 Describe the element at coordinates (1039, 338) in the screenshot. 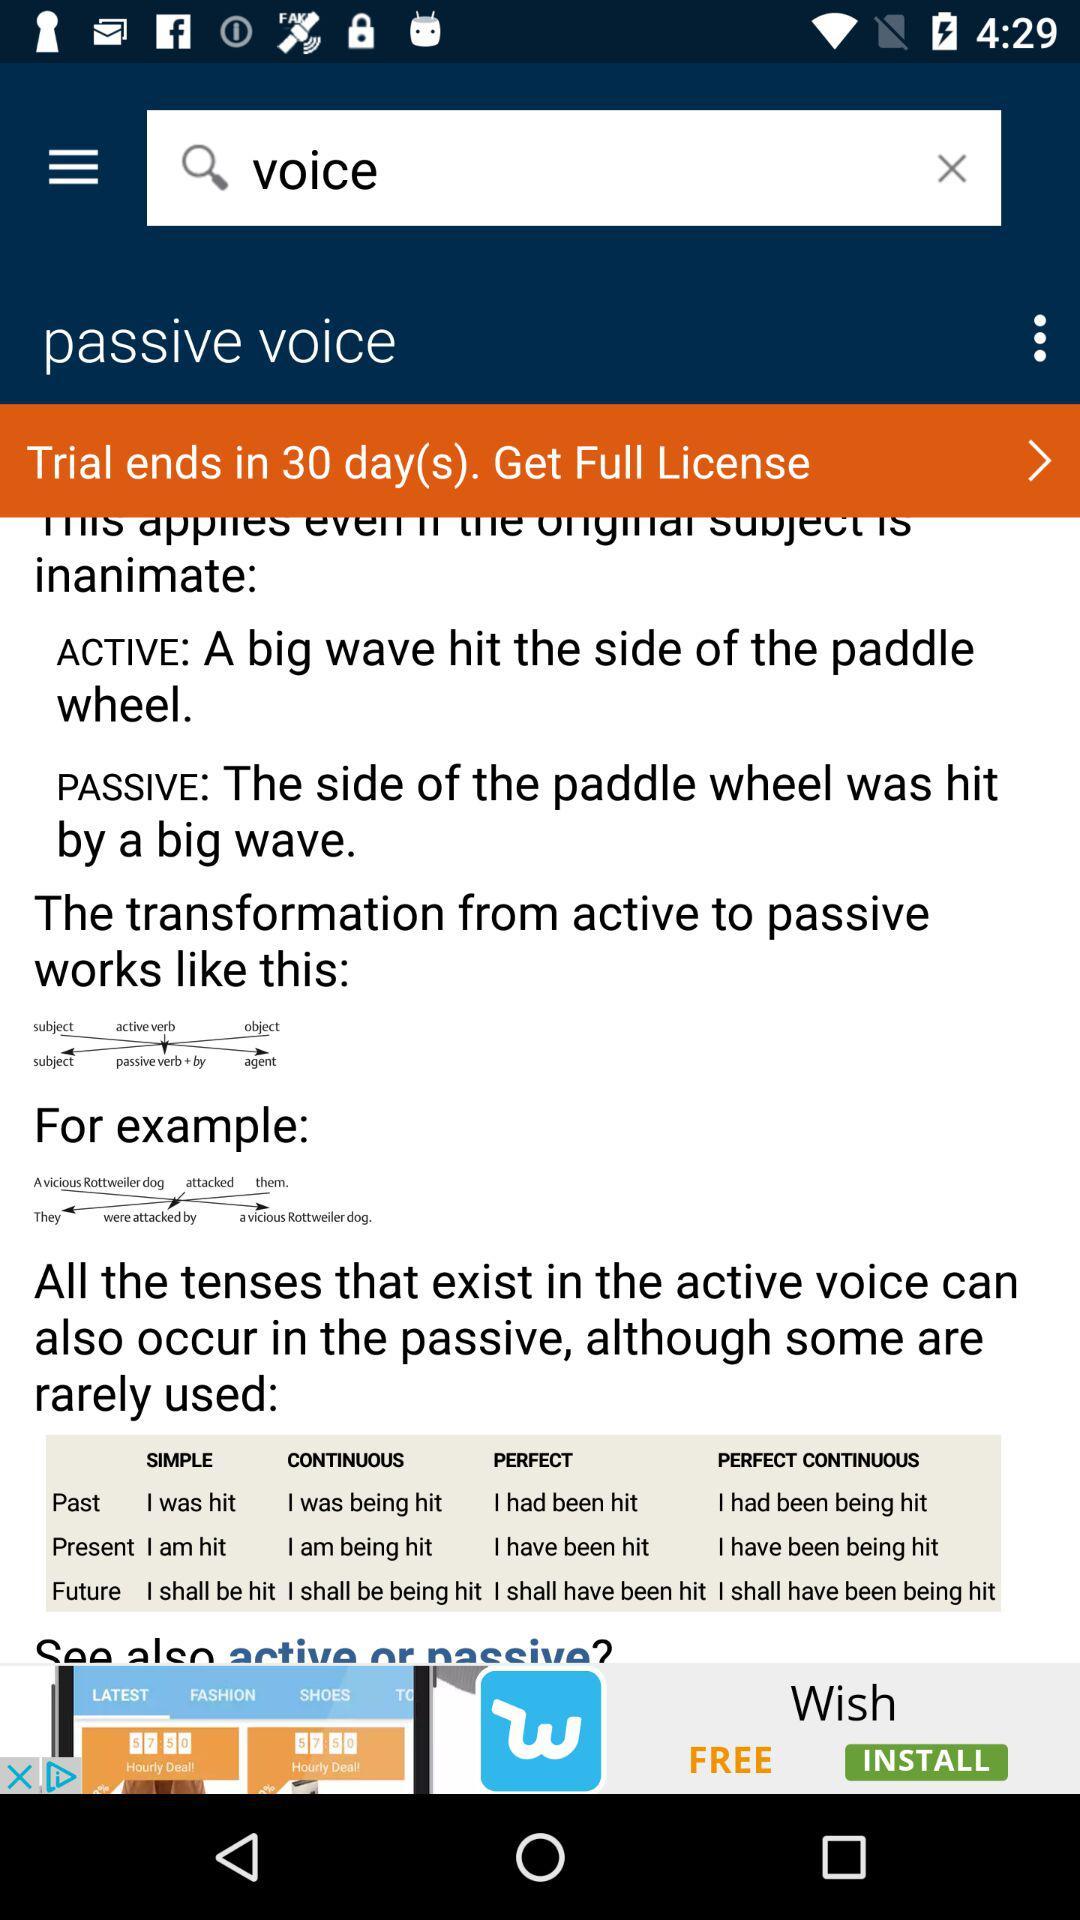

I see `more information` at that location.